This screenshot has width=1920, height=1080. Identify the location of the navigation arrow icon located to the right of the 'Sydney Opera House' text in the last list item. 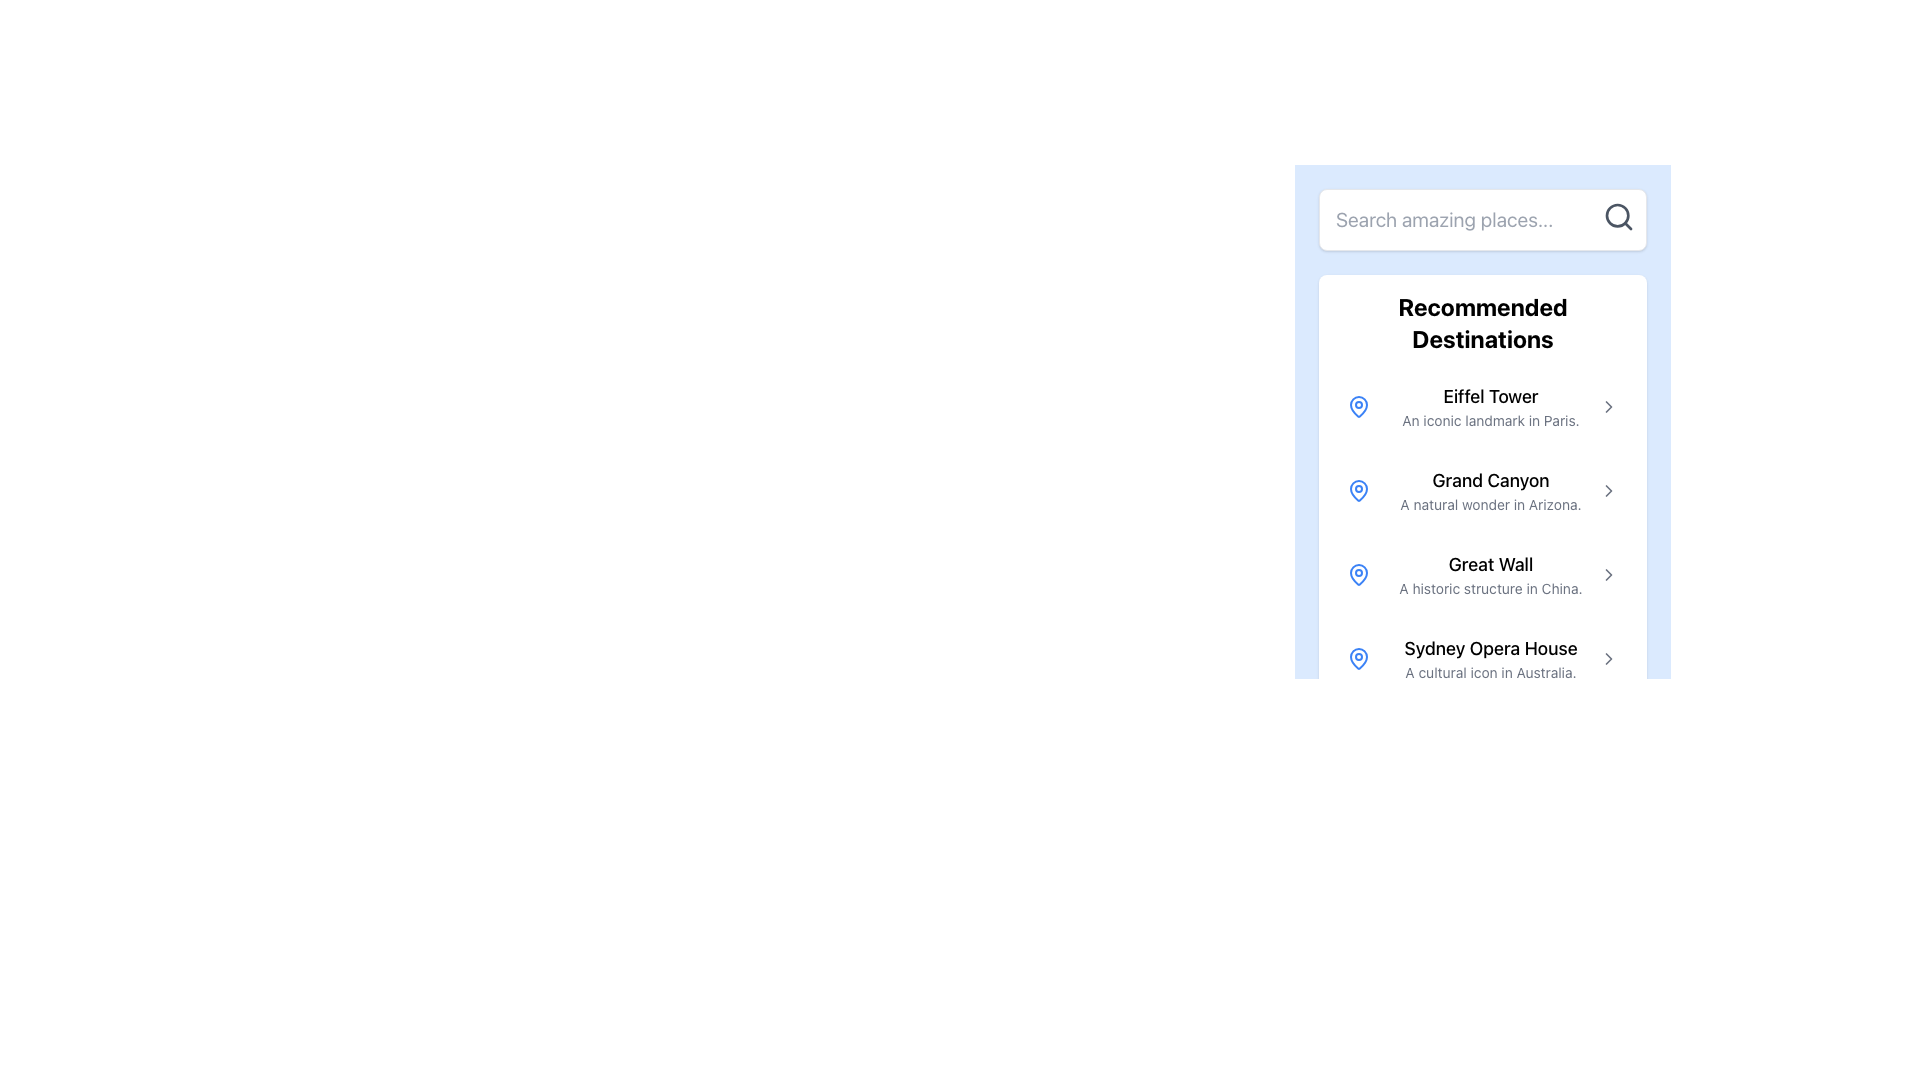
(1608, 659).